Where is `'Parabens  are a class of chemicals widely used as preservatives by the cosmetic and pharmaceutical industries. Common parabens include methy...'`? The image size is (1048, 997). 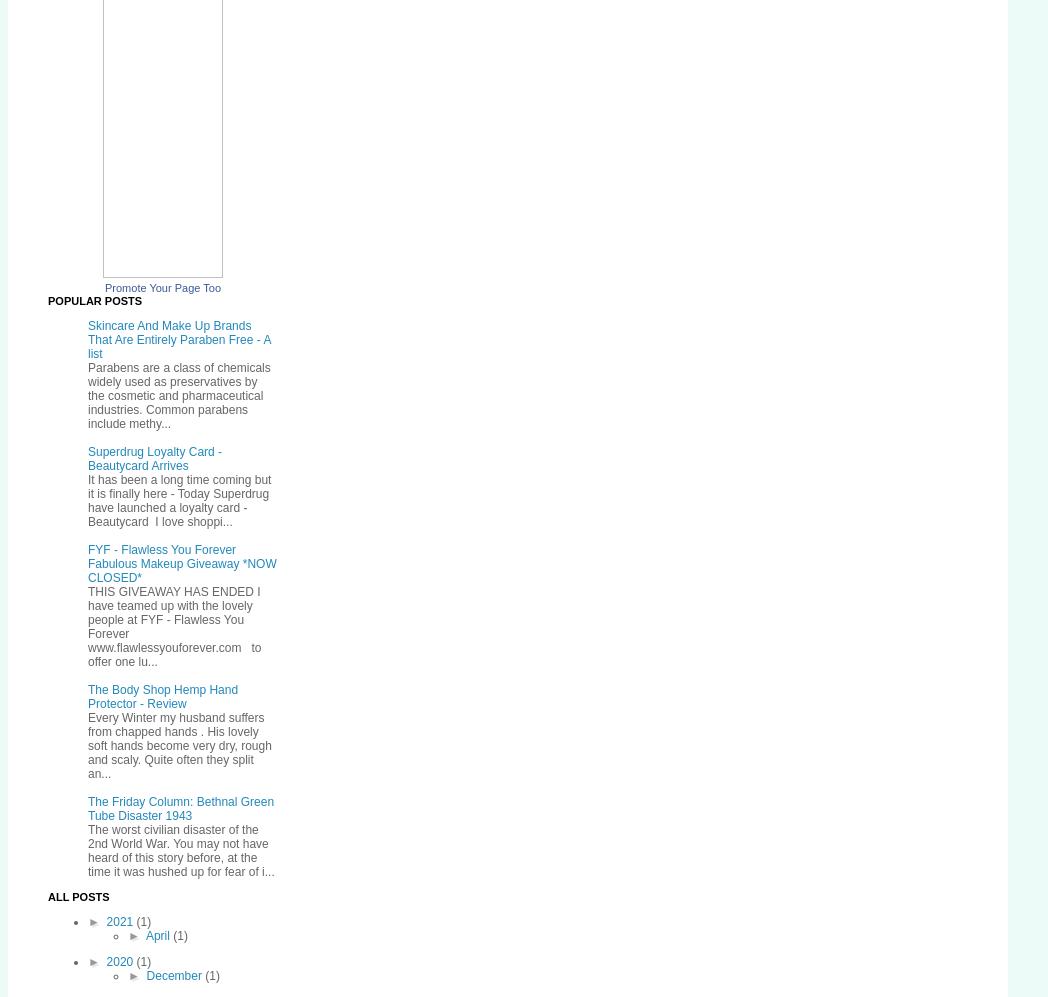
'Parabens  are a class of chemicals widely used as preservatives by the cosmetic and pharmaceutical industries. Common parabens include methy...' is located at coordinates (177, 396).